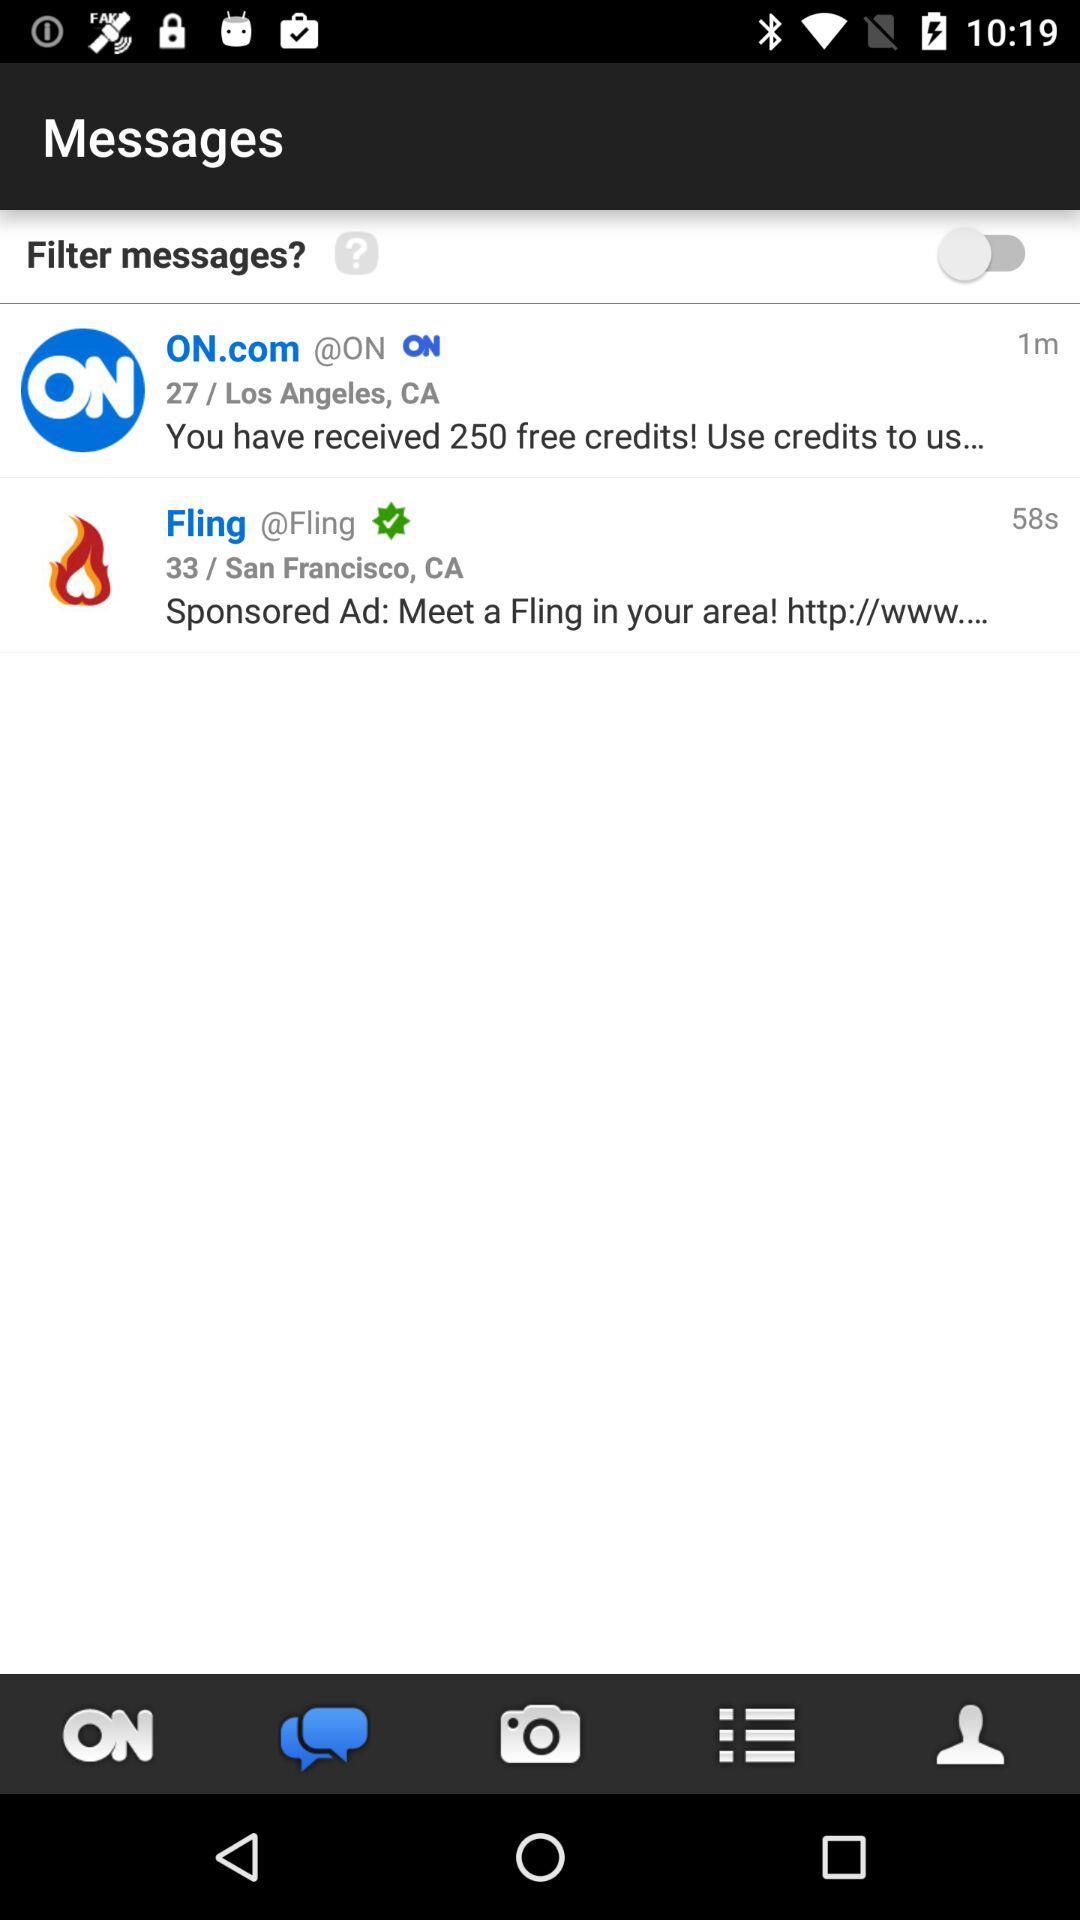  I want to click on the item below the 33 san francisco item, so click(577, 608).